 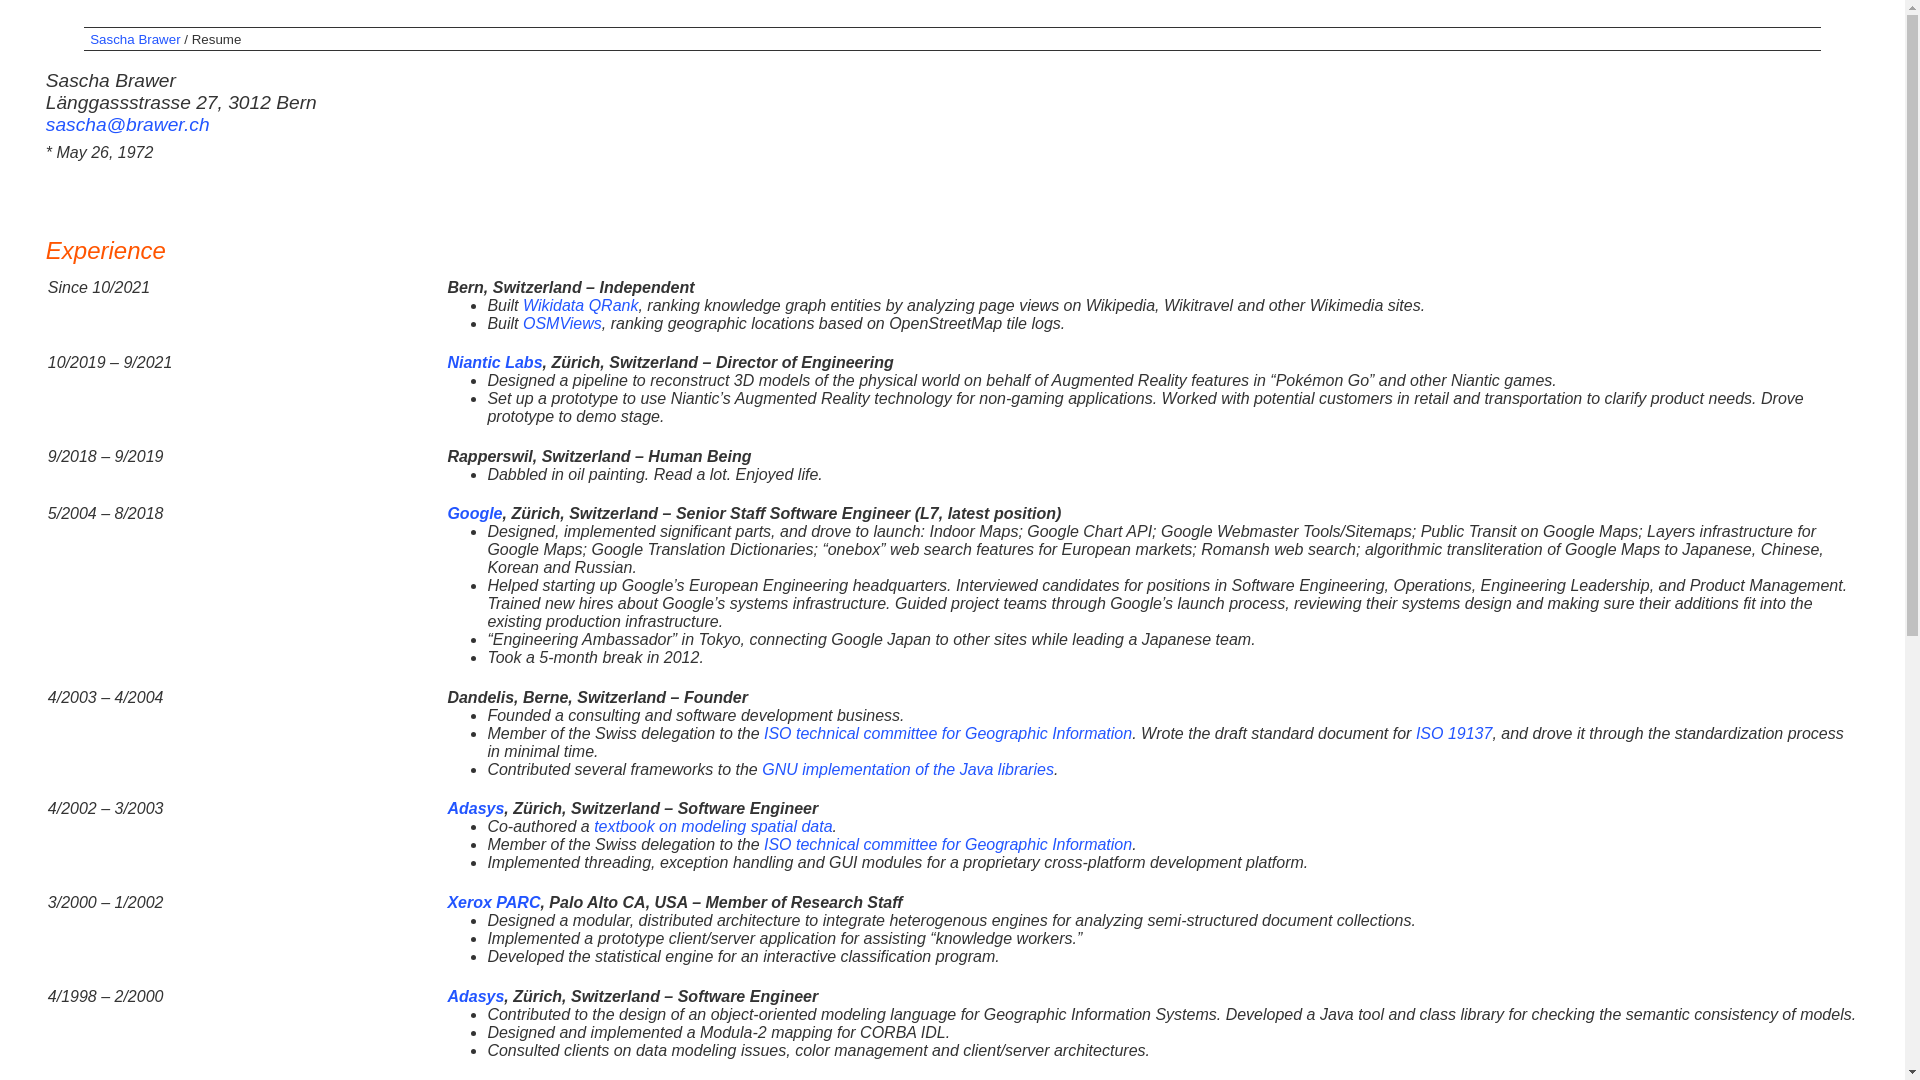 What do you see at coordinates (493, 902) in the screenshot?
I see `'Xerox PARC'` at bounding box center [493, 902].